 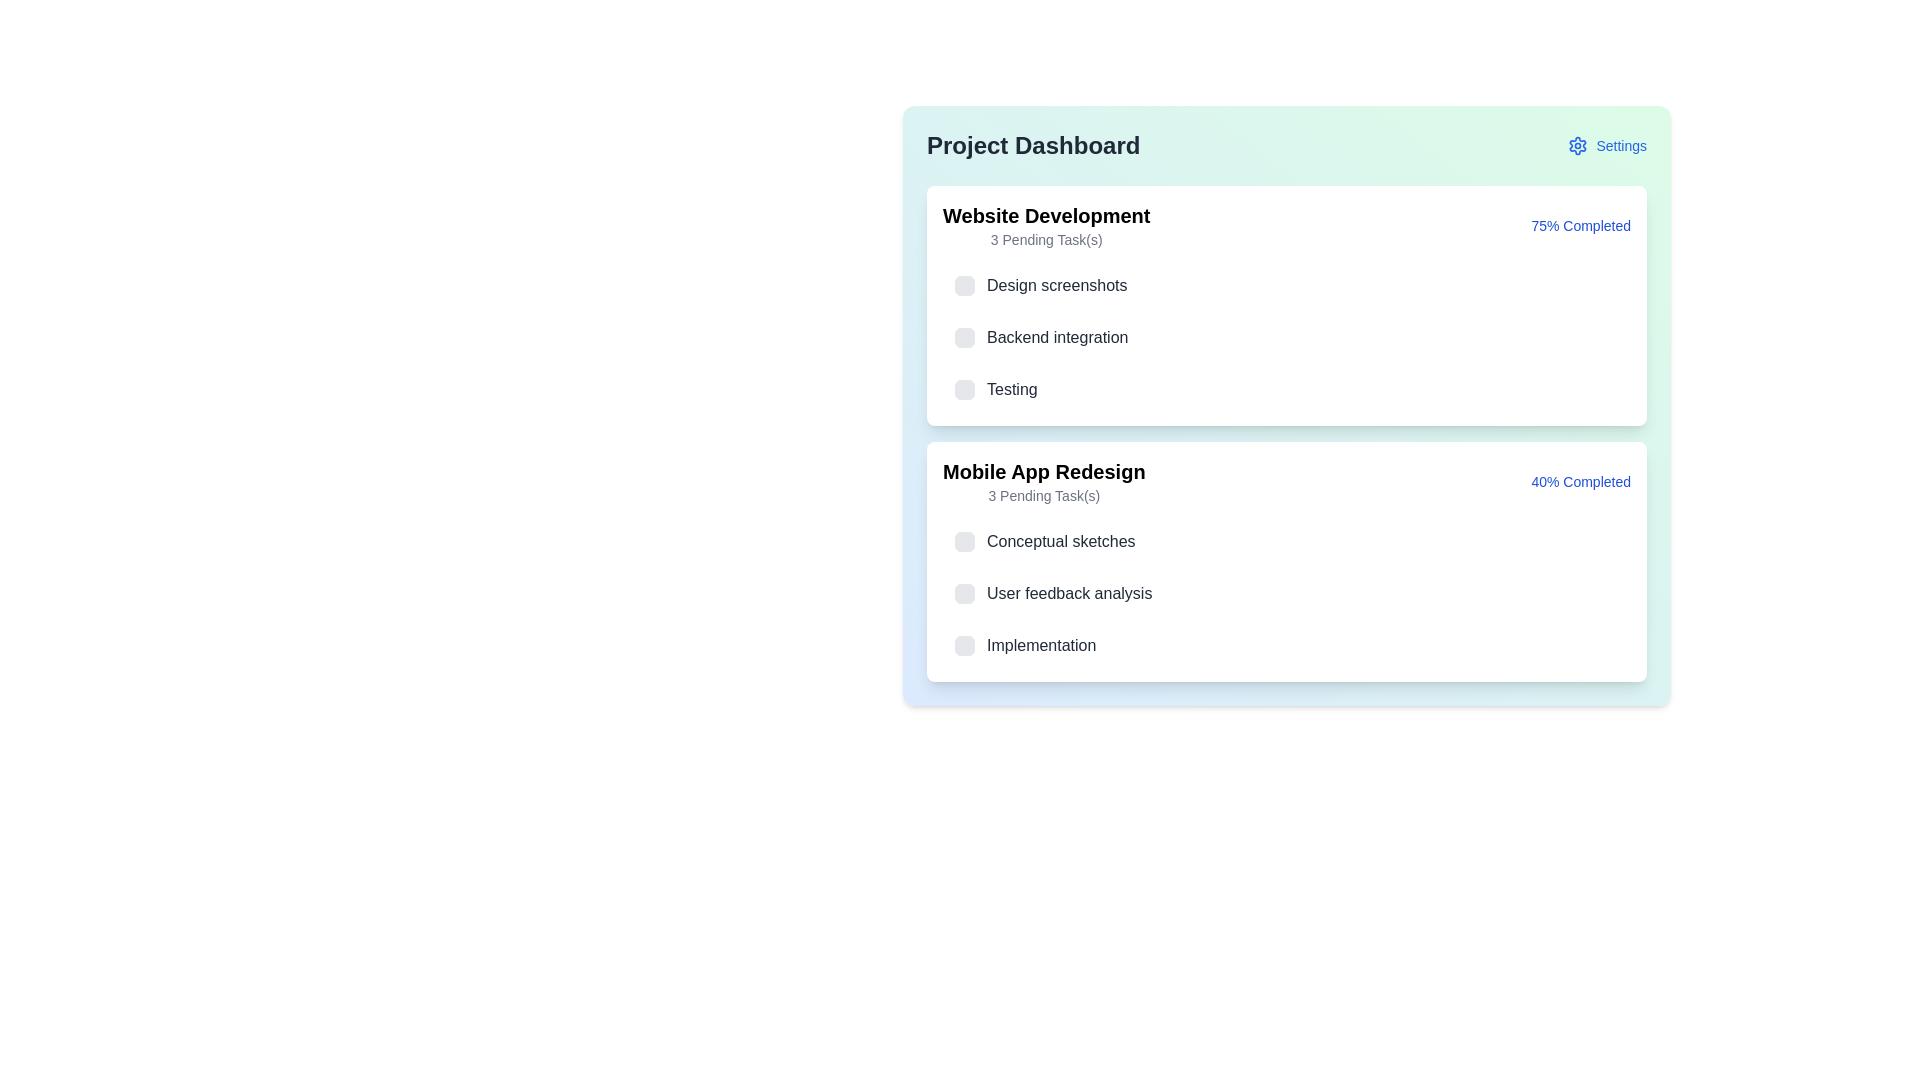 I want to click on title content of the Text Label that identifies the 'Mobile App Redesign' project, which is located at the top of its section, so click(x=1043, y=471).